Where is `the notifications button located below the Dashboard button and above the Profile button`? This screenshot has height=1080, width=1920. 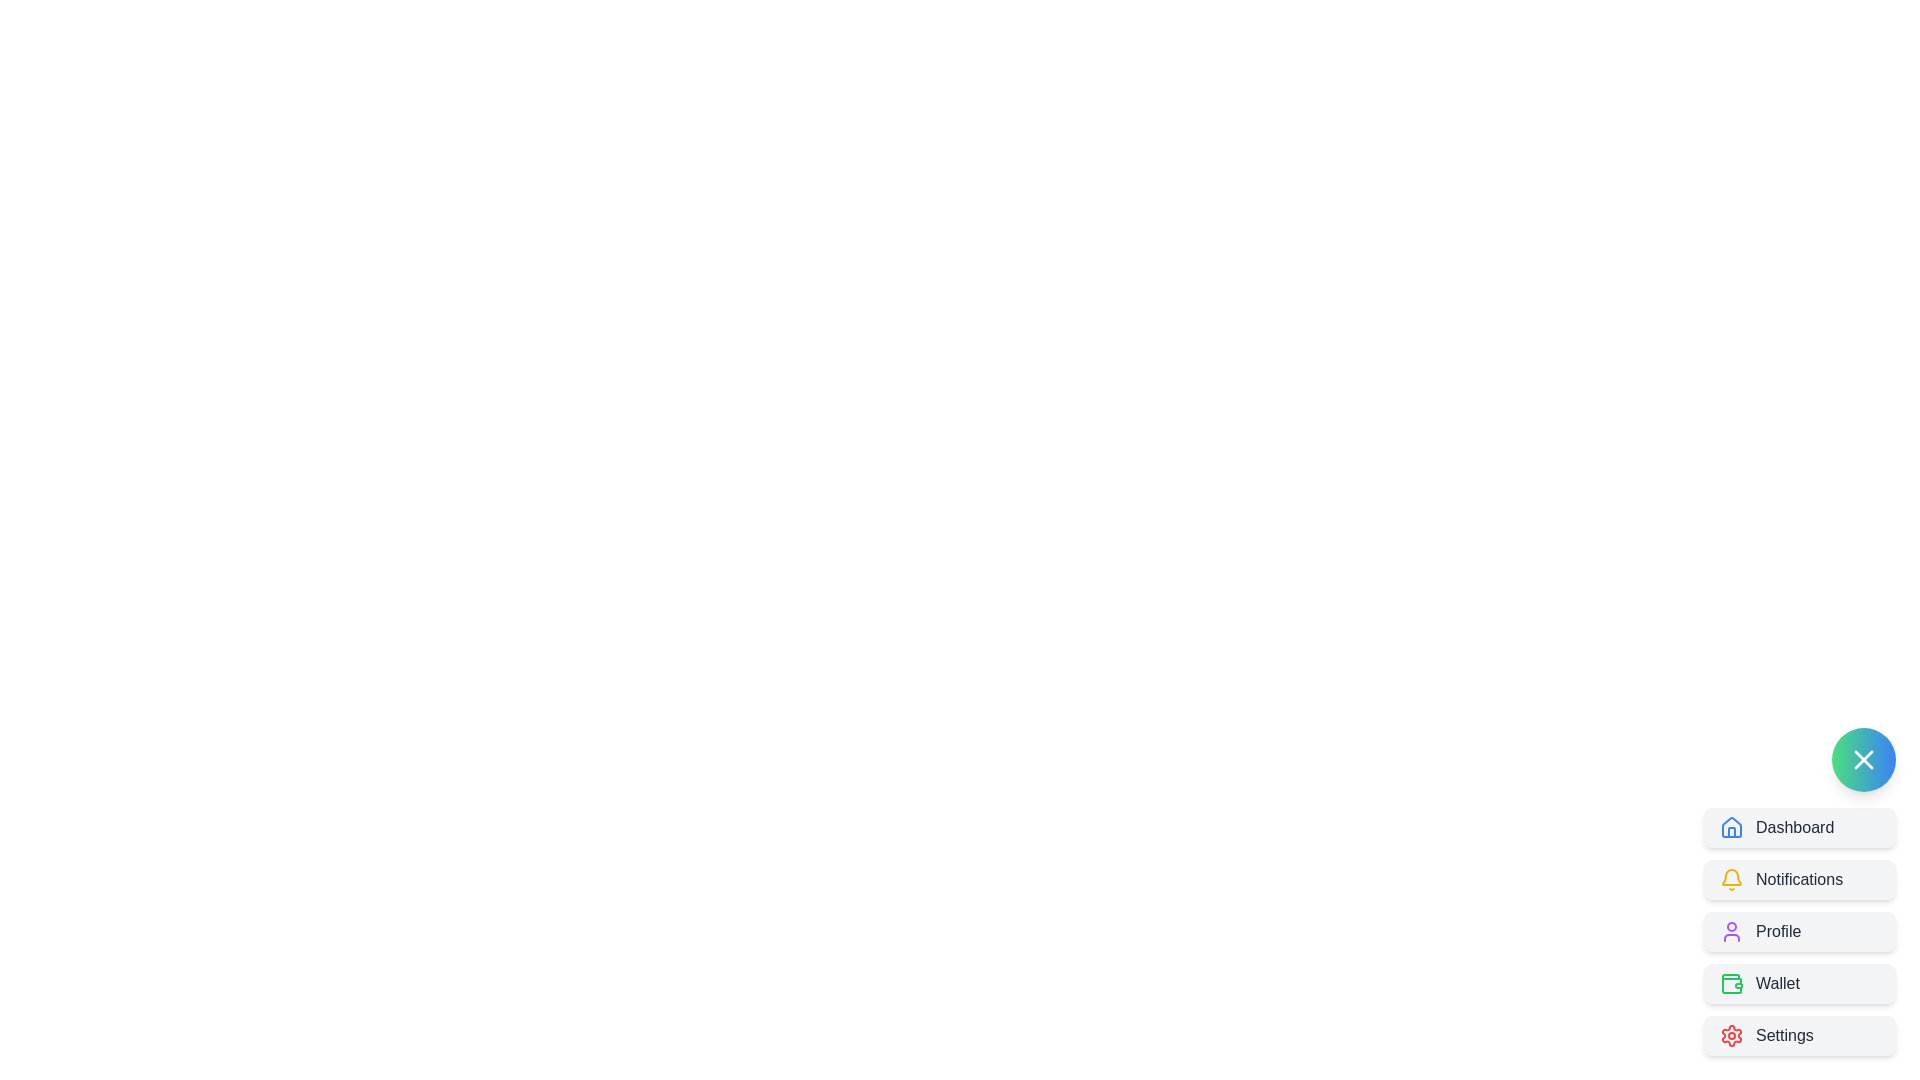 the notifications button located below the Dashboard button and above the Profile button is located at coordinates (1800, 878).